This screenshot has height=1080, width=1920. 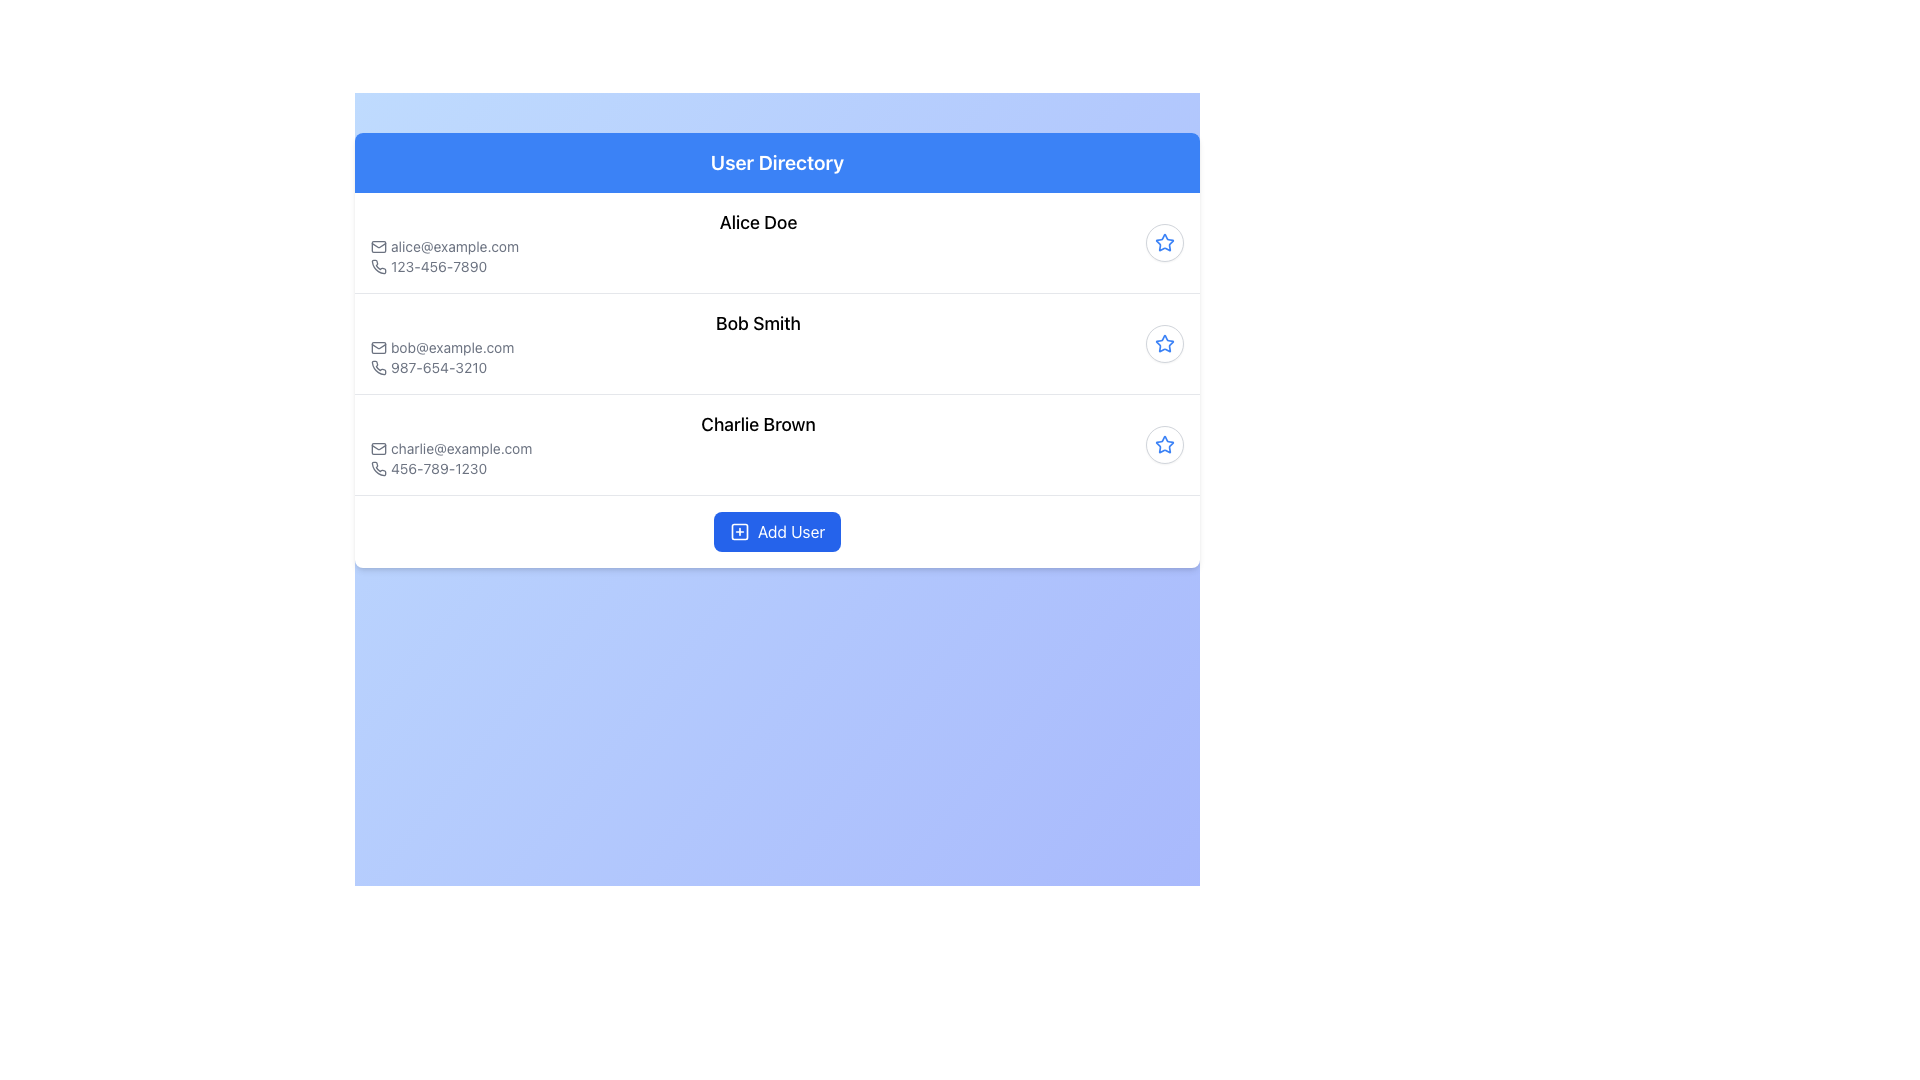 What do you see at coordinates (757, 423) in the screenshot?
I see `the text label displaying 'Charlie Brown', which is the third entry in the 'User Directory' list, positioned above the email and phone information` at bounding box center [757, 423].